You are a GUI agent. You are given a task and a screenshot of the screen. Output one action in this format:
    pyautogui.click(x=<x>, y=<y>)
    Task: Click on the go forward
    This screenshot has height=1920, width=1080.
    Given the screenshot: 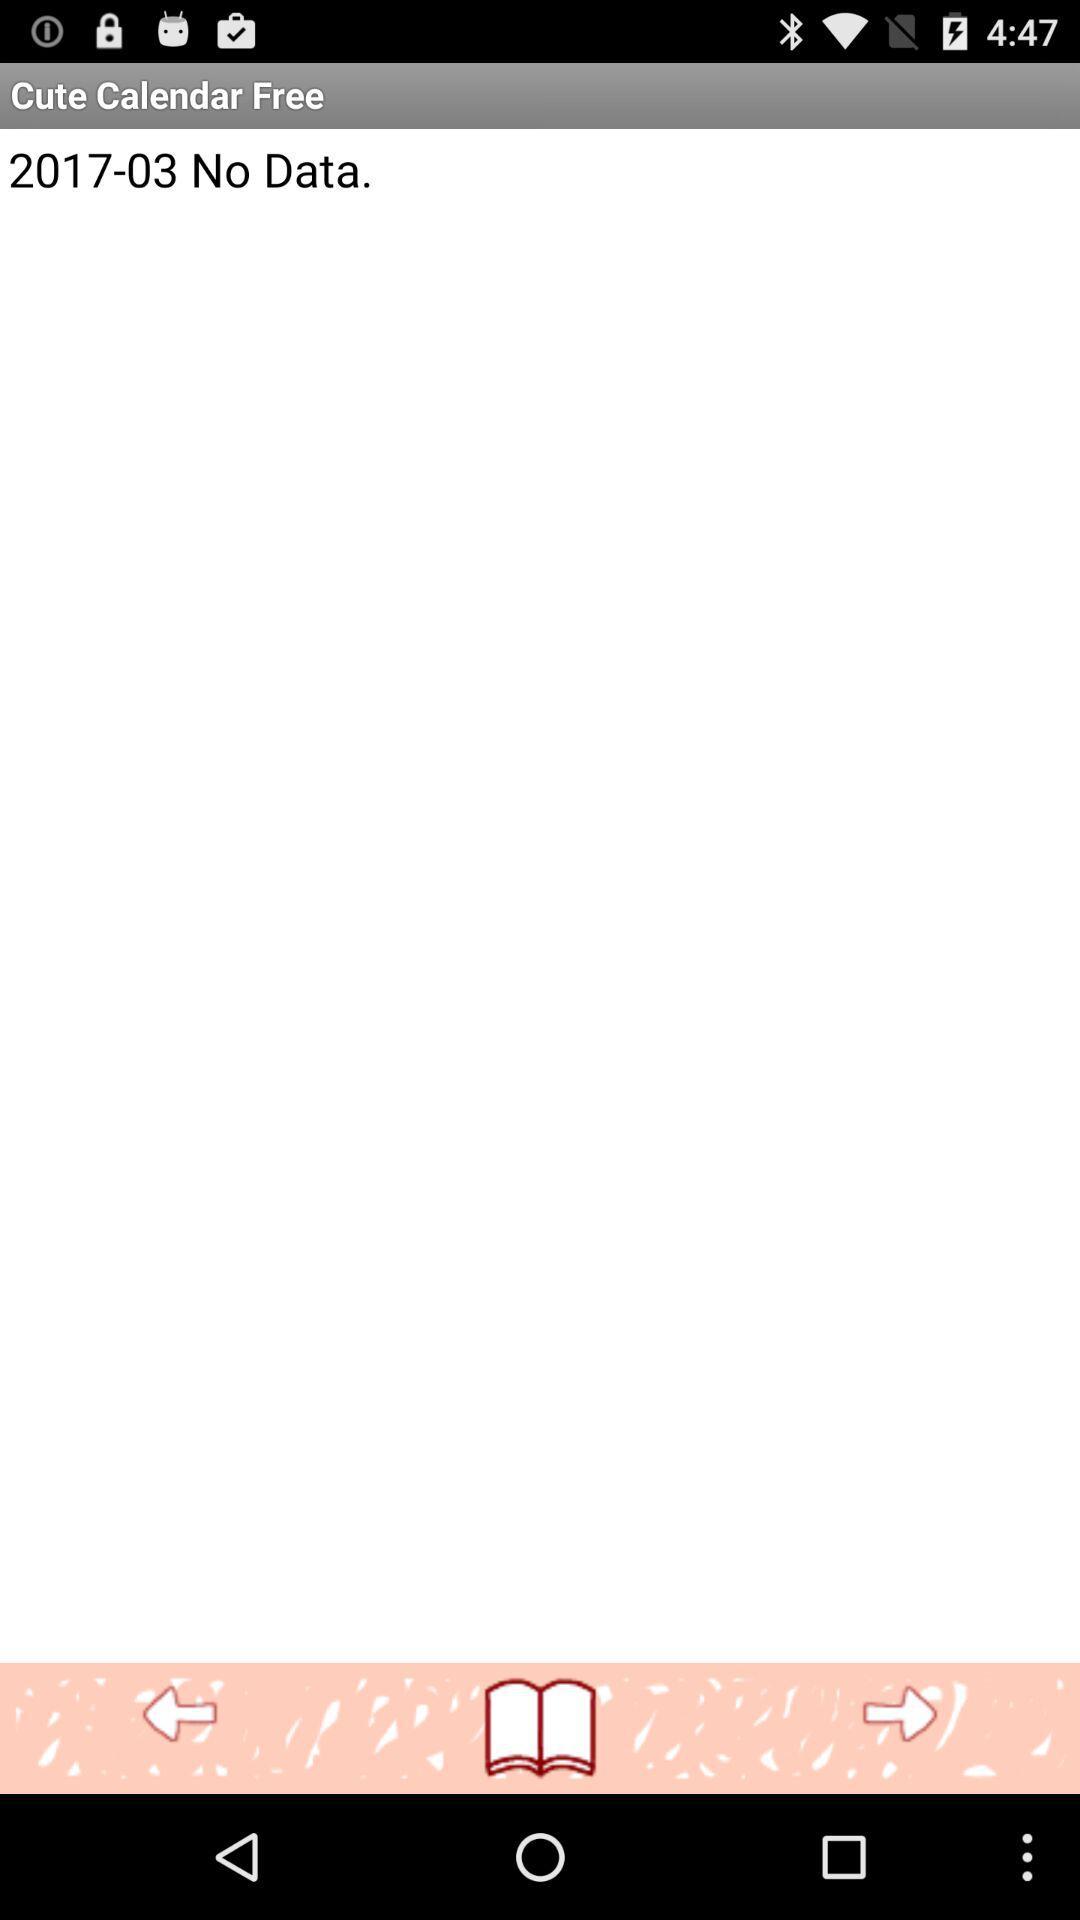 What is the action you would take?
    pyautogui.click(x=898, y=1714)
    